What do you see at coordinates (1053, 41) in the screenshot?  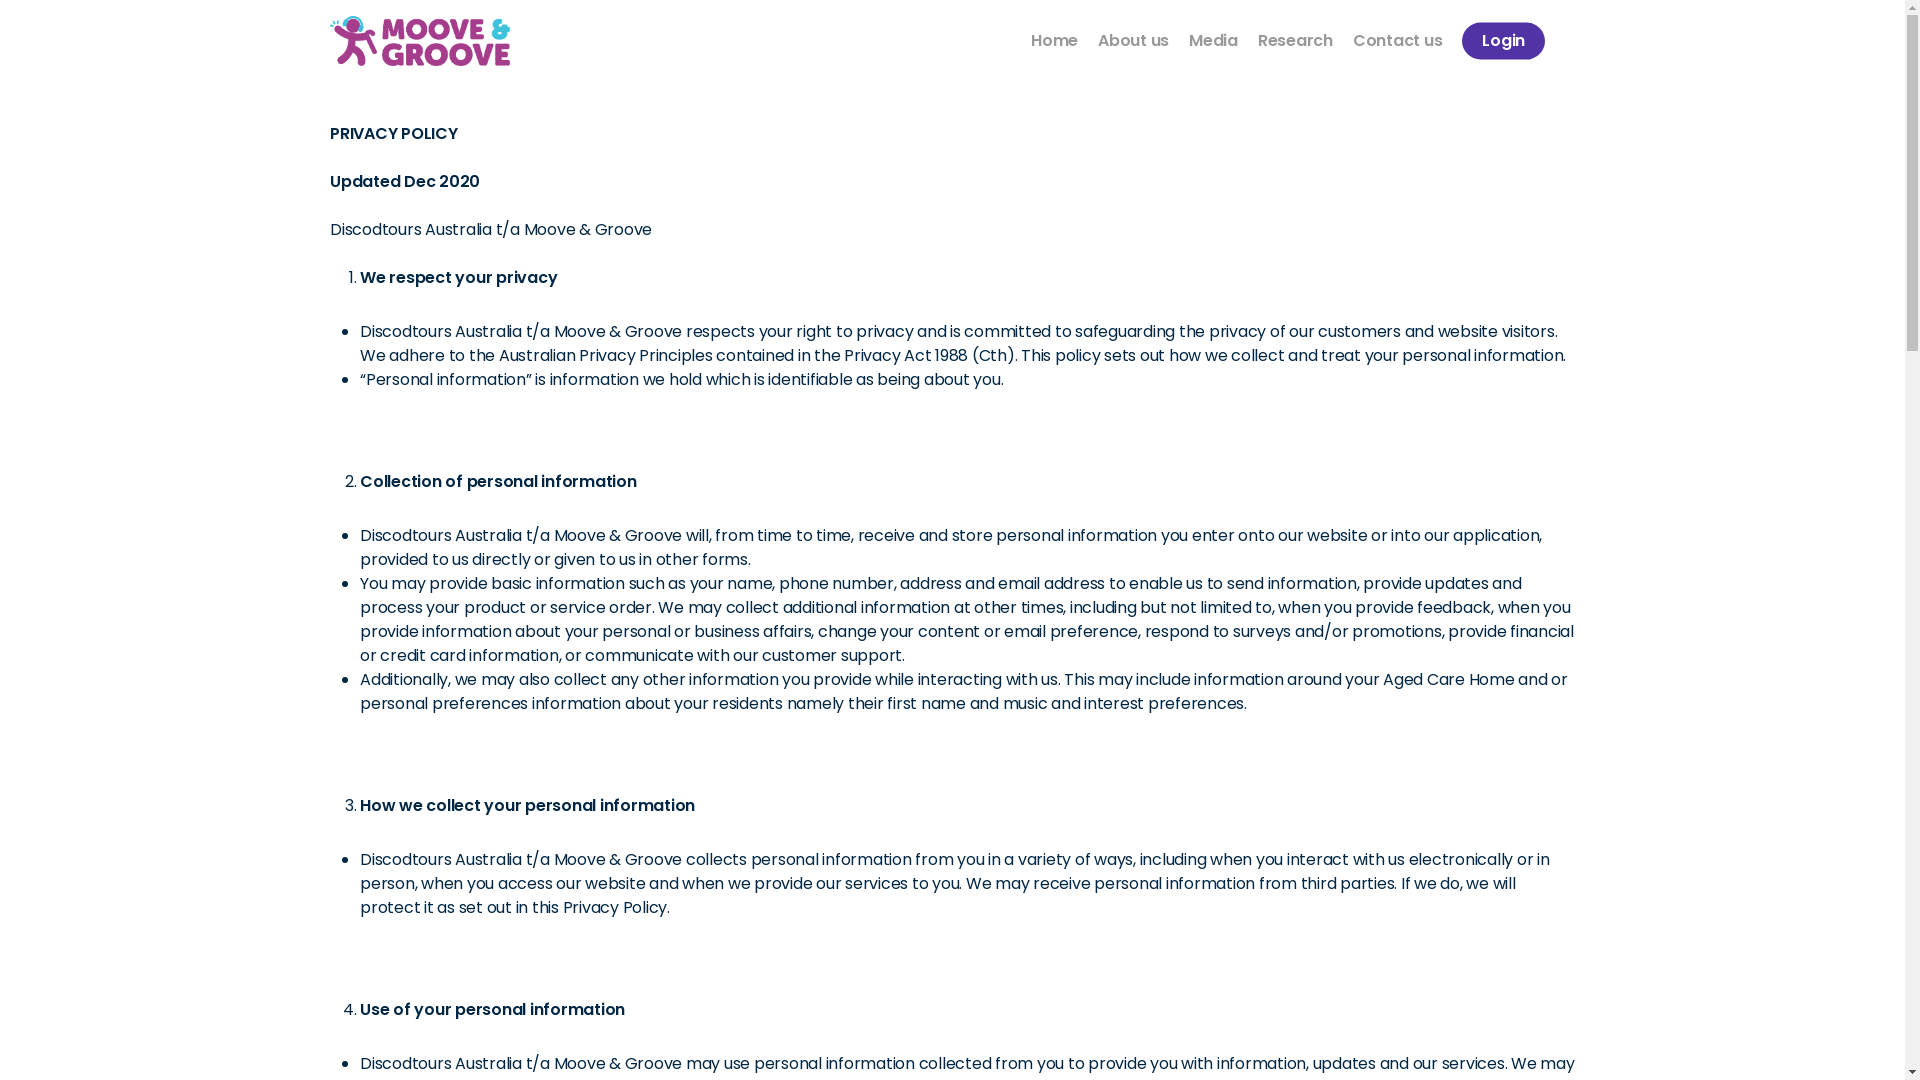 I see `'Home'` at bounding box center [1053, 41].